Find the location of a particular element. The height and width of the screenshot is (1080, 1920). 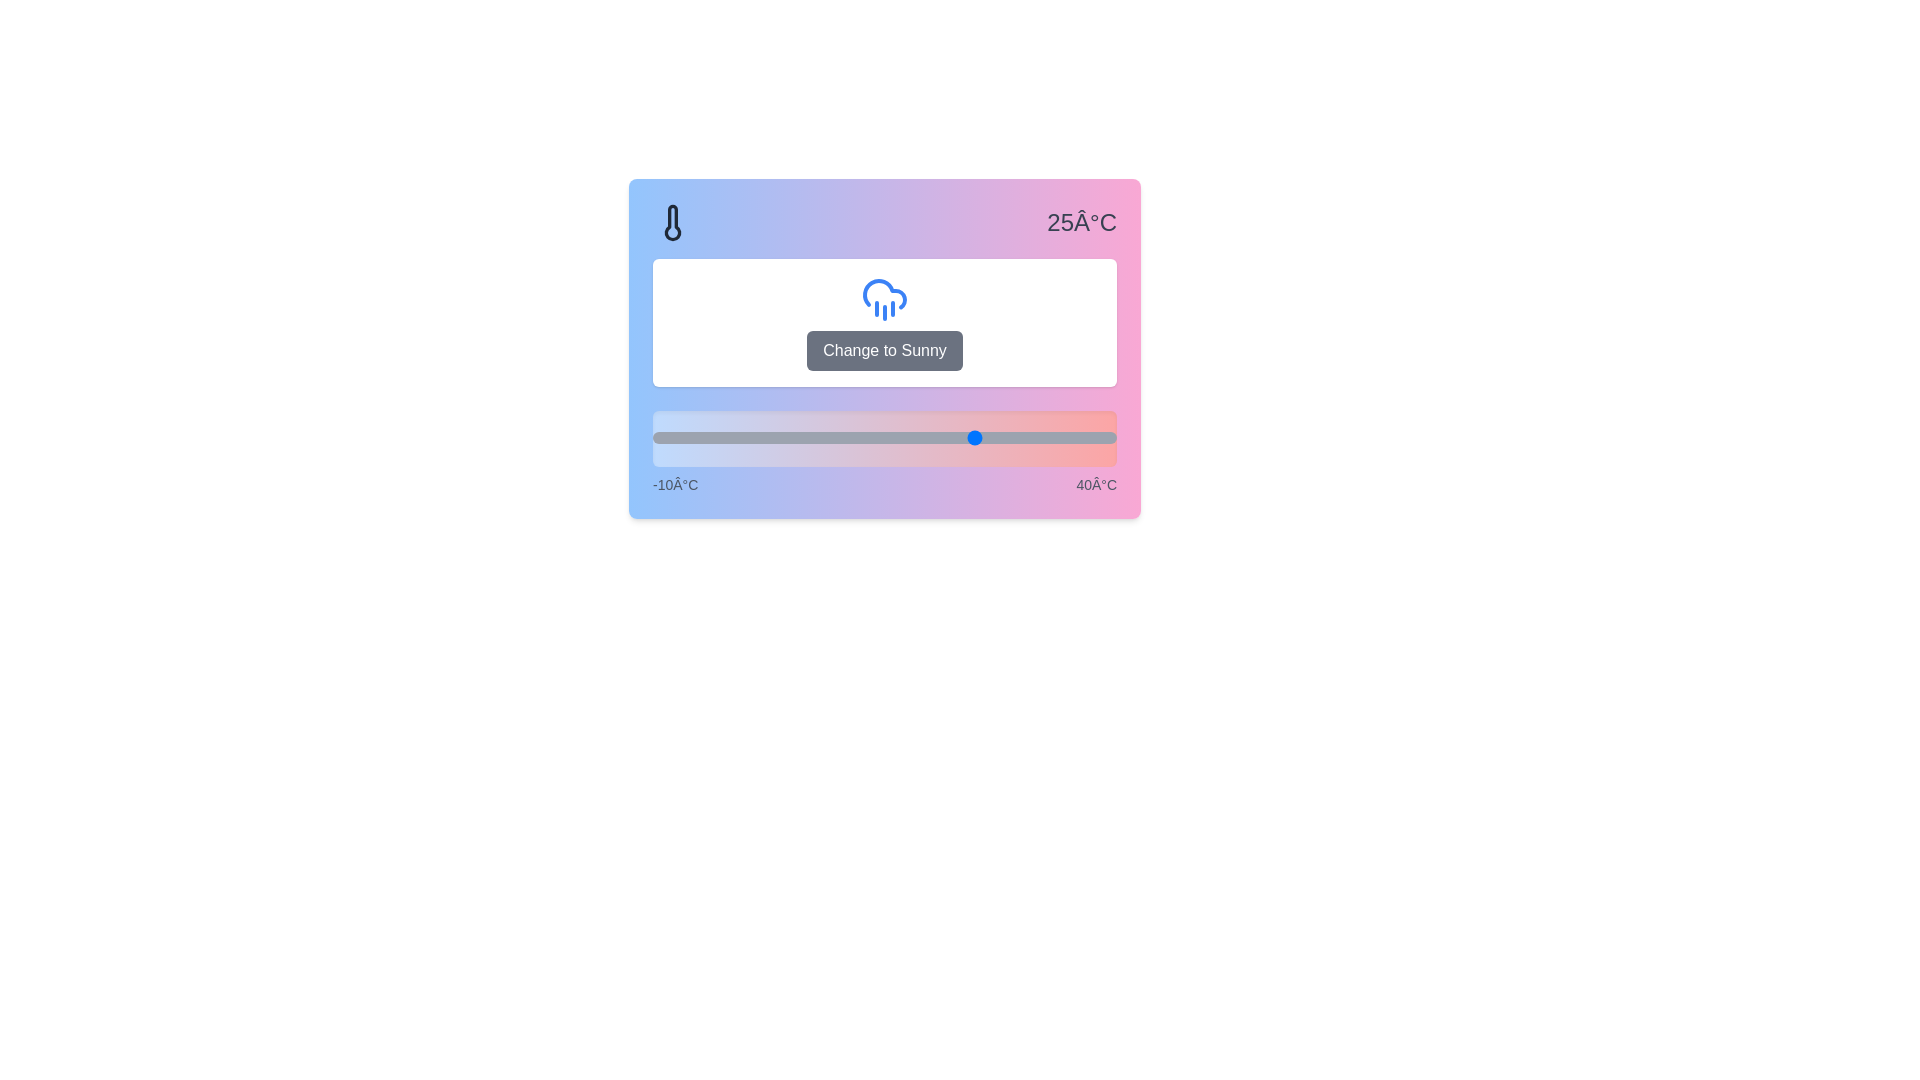

button labeled 'Change to Sunny' to toggle the weather condition is located at coordinates (883, 350).